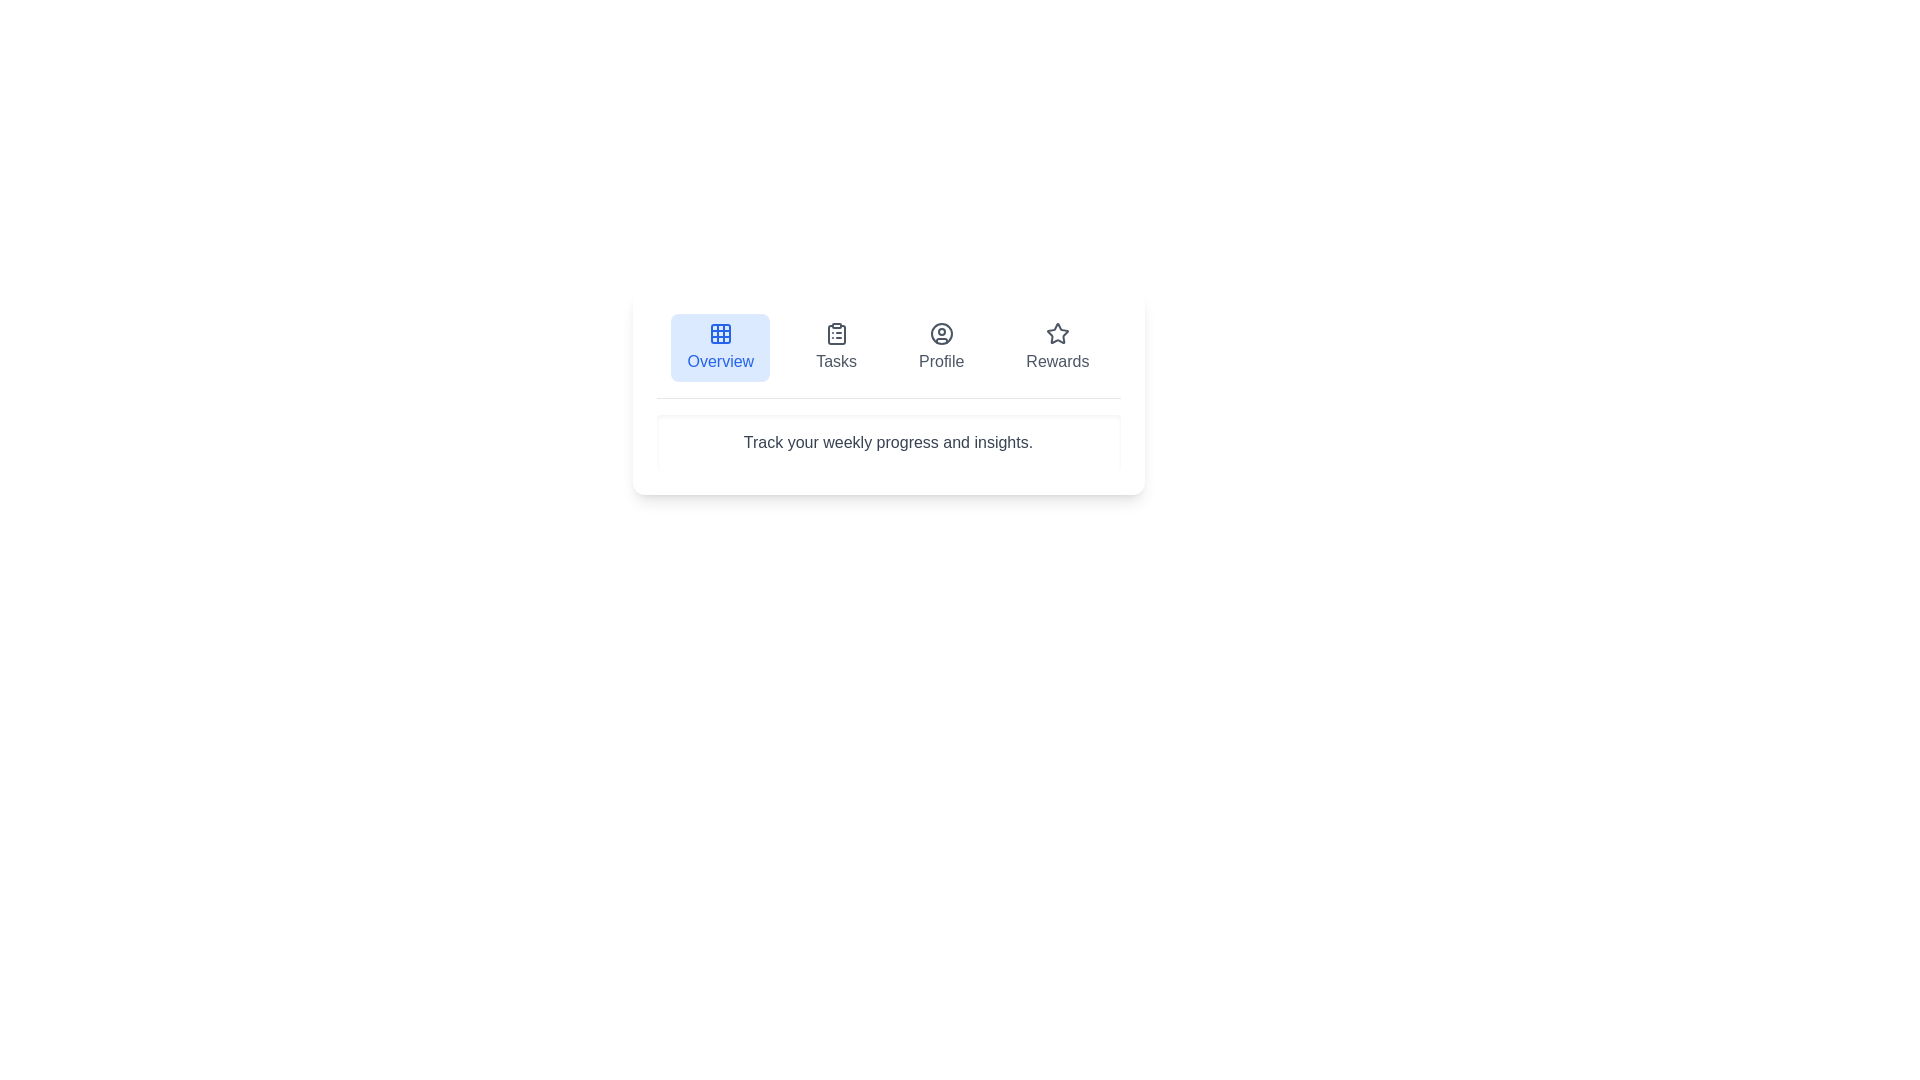  I want to click on the navigation bar within the Composite section containing options such as 'Overview,' 'Tasks,' 'Profile,' and 'Rewards' to switch sections, so click(887, 392).